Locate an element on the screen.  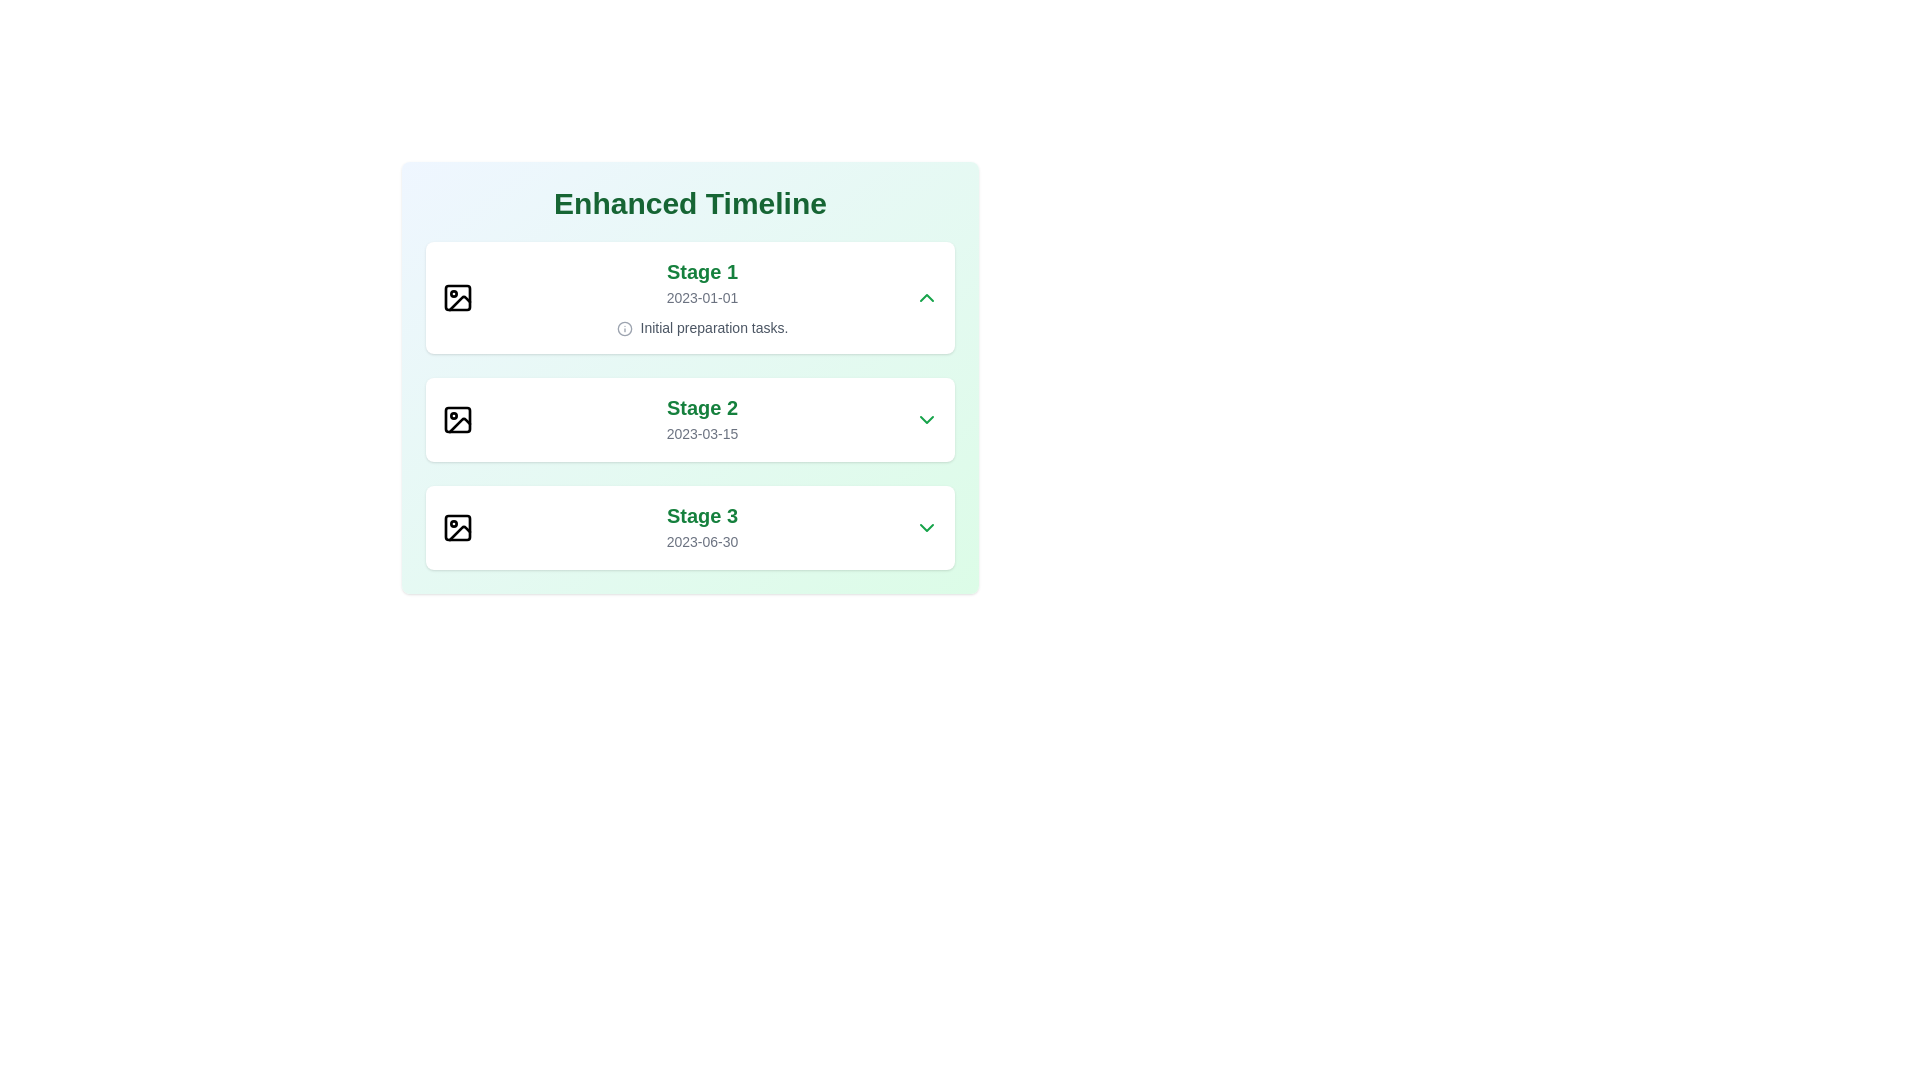
the icon representing 'Stage 3', which is located adjacent to the heading for 'Stage 3' in the interface, indicating an image upload or preview feature is located at coordinates (459, 531).